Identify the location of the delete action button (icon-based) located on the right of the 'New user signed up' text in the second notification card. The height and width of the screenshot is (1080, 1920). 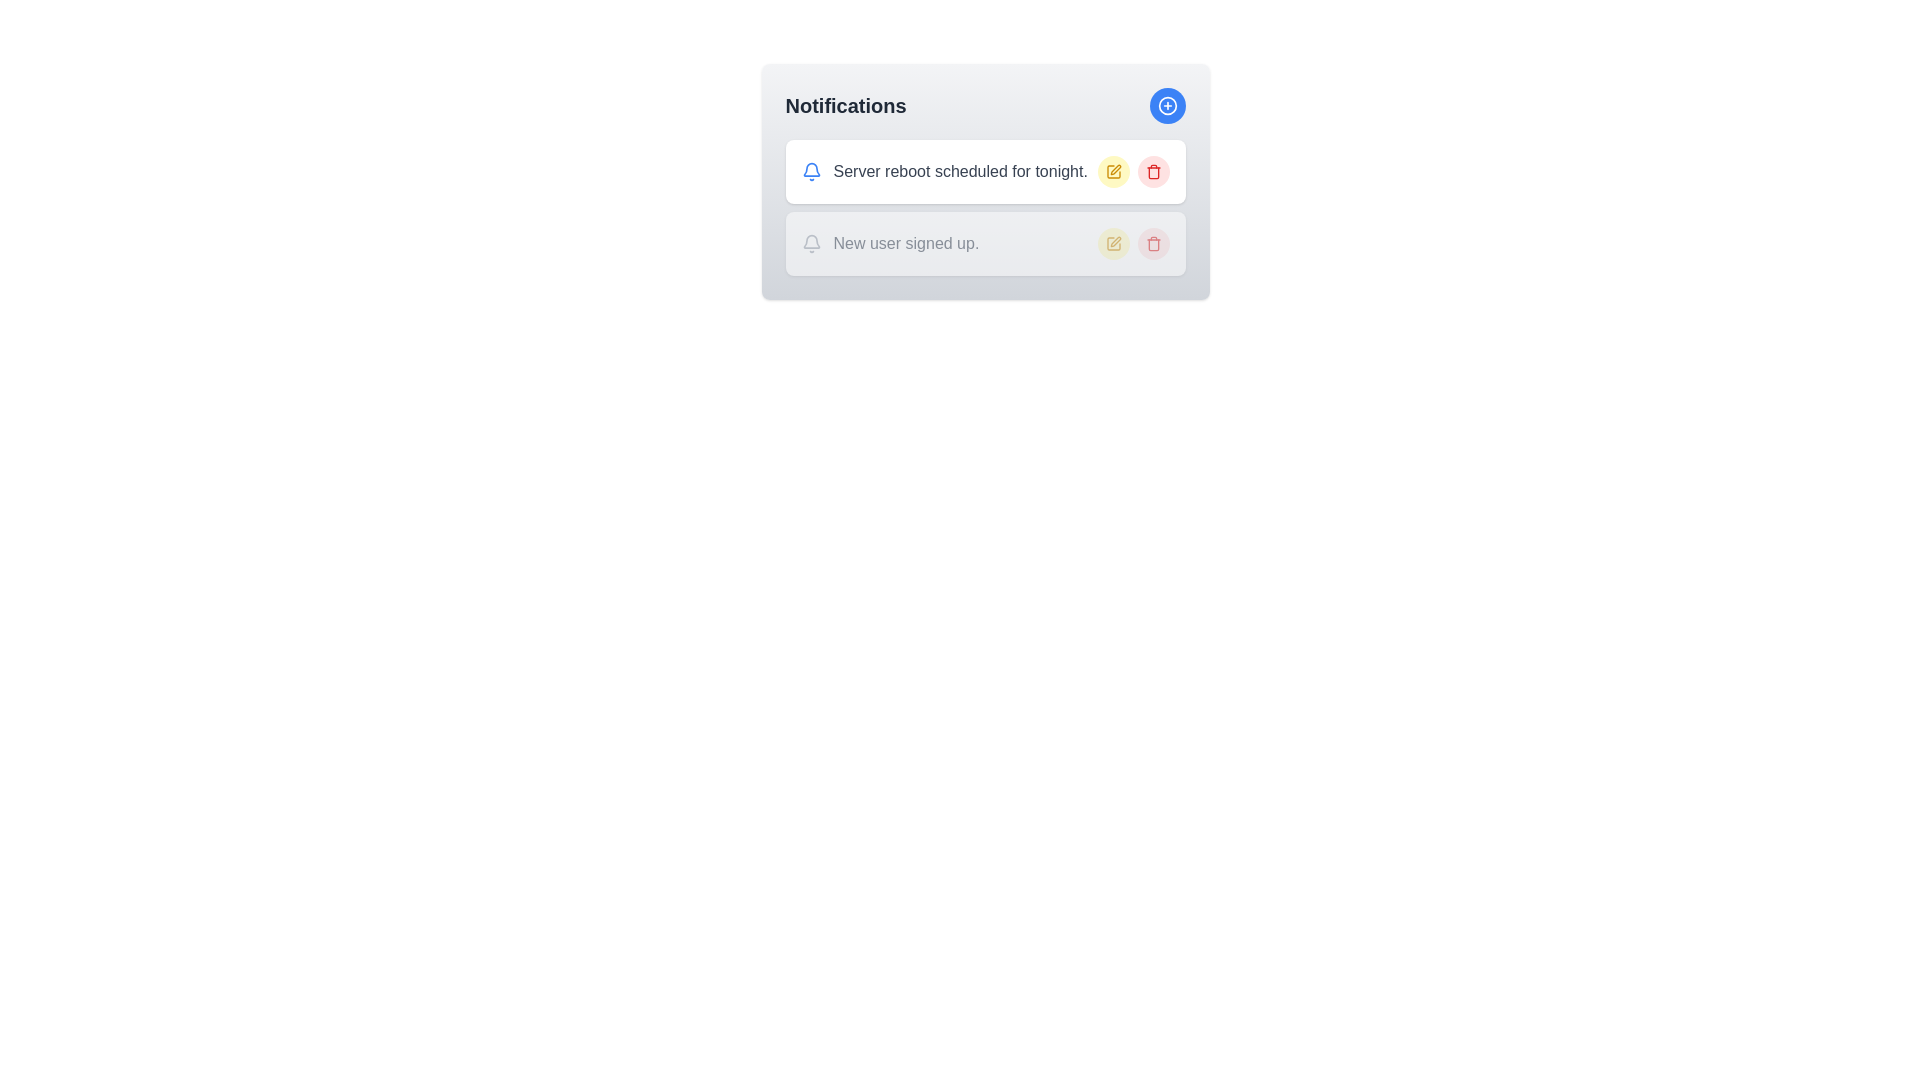
(1153, 242).